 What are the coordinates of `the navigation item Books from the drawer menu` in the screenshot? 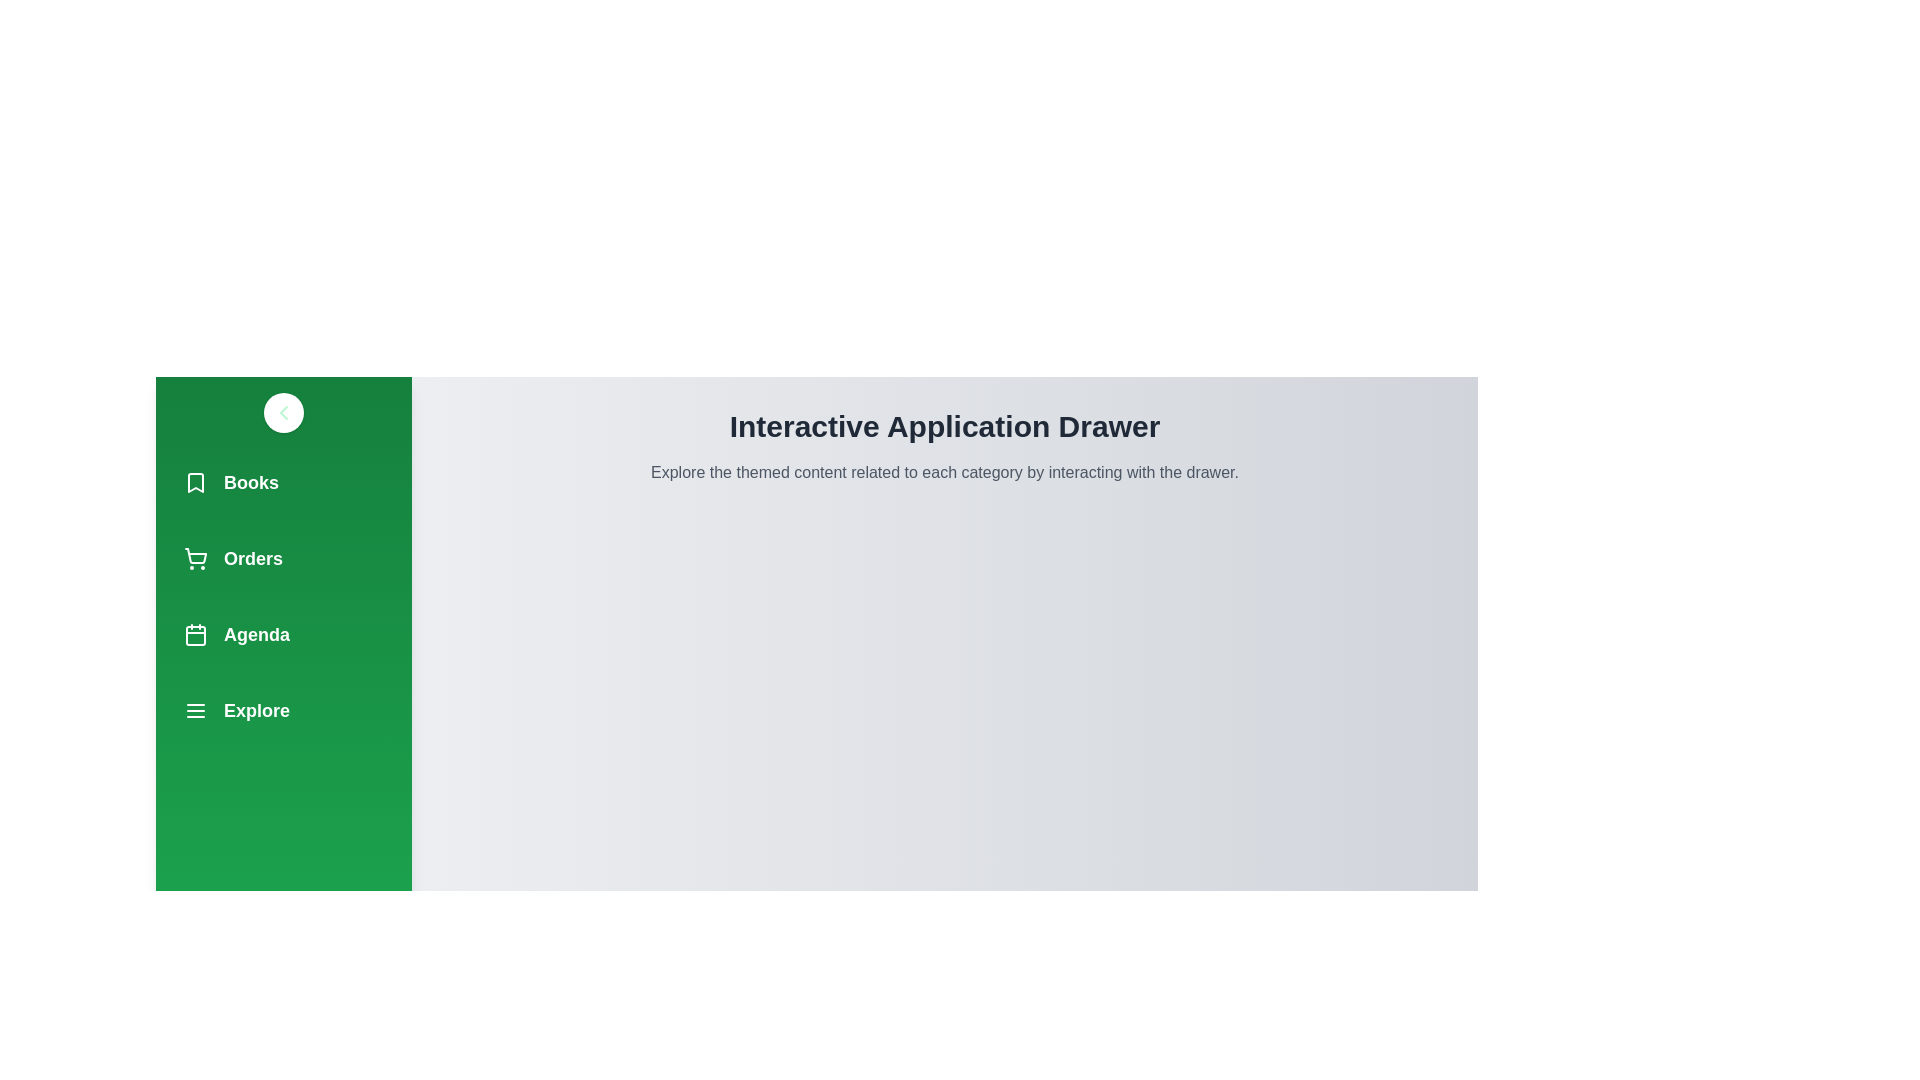 It's located at (282, 482).